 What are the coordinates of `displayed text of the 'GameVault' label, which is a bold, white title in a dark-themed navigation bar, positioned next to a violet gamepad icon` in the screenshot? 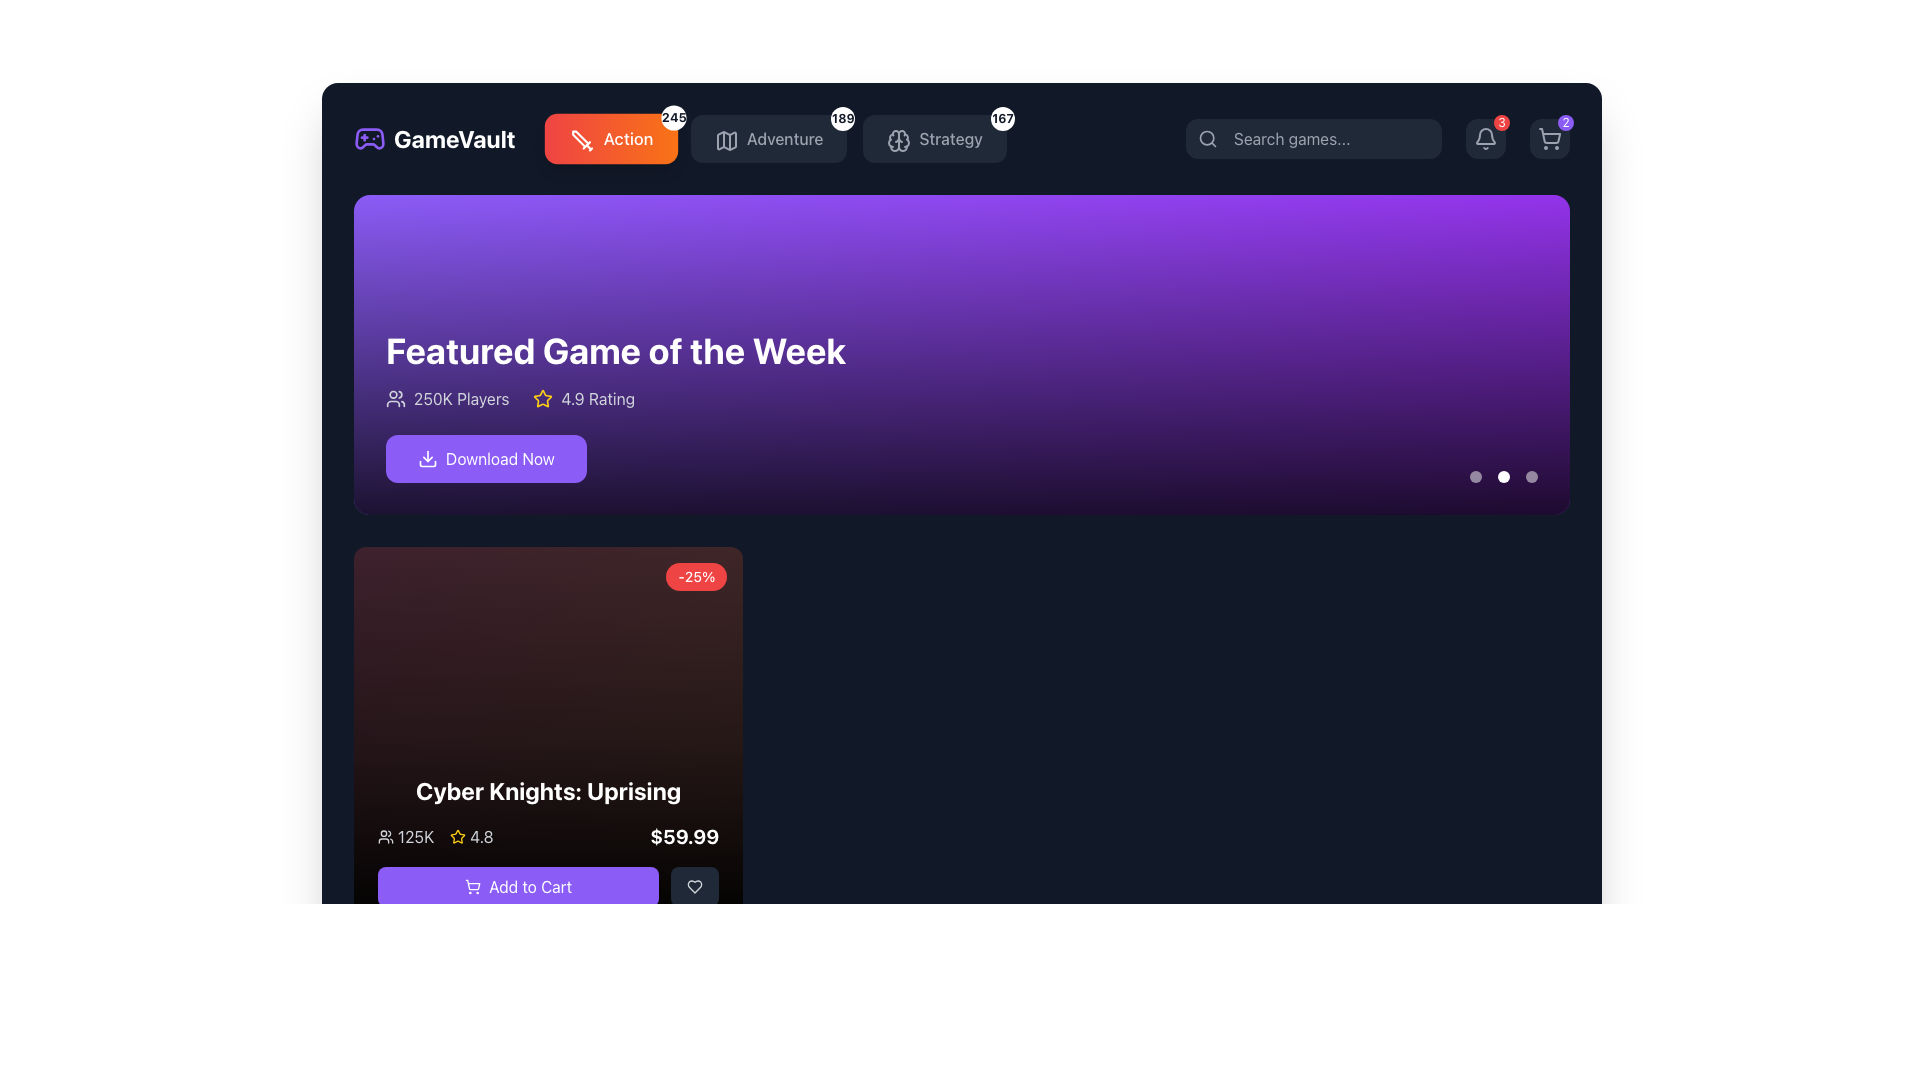 It's located at (453, 137).